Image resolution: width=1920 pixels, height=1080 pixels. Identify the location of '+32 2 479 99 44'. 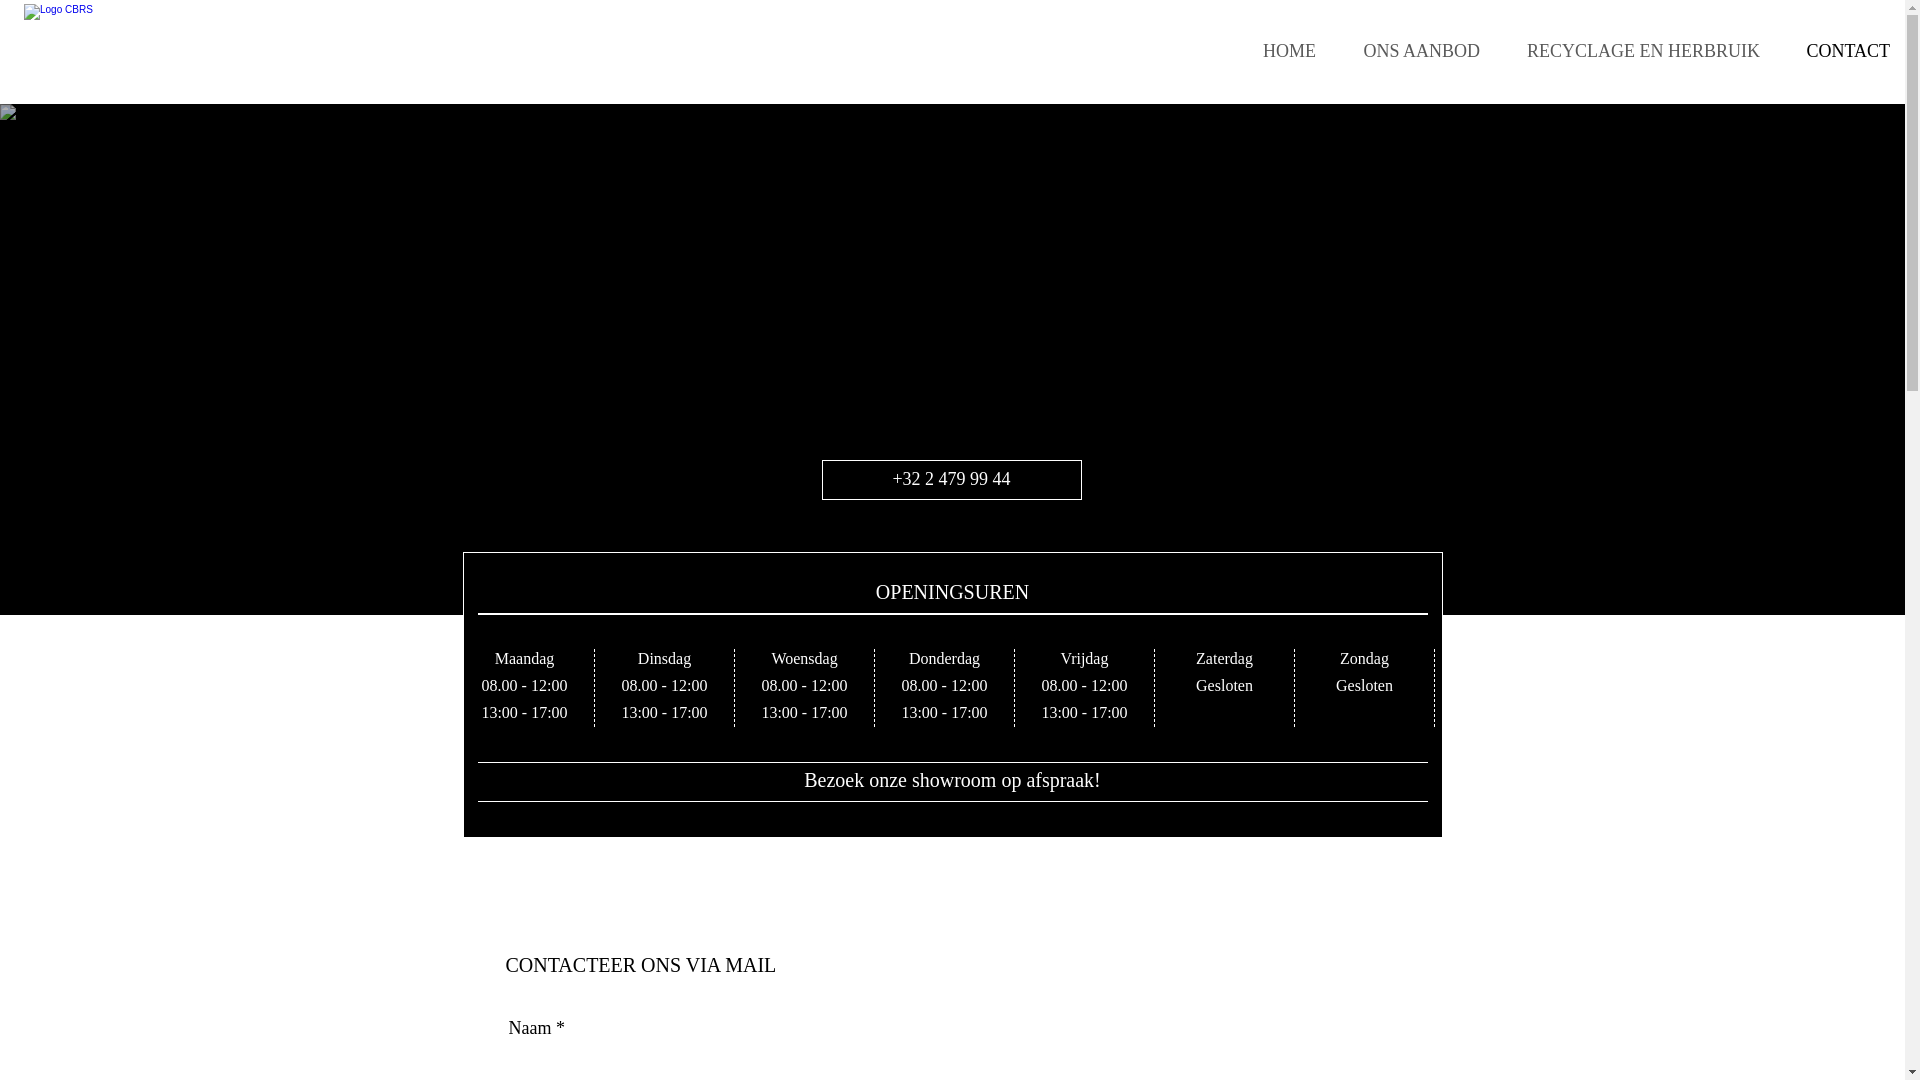
(950, 479).